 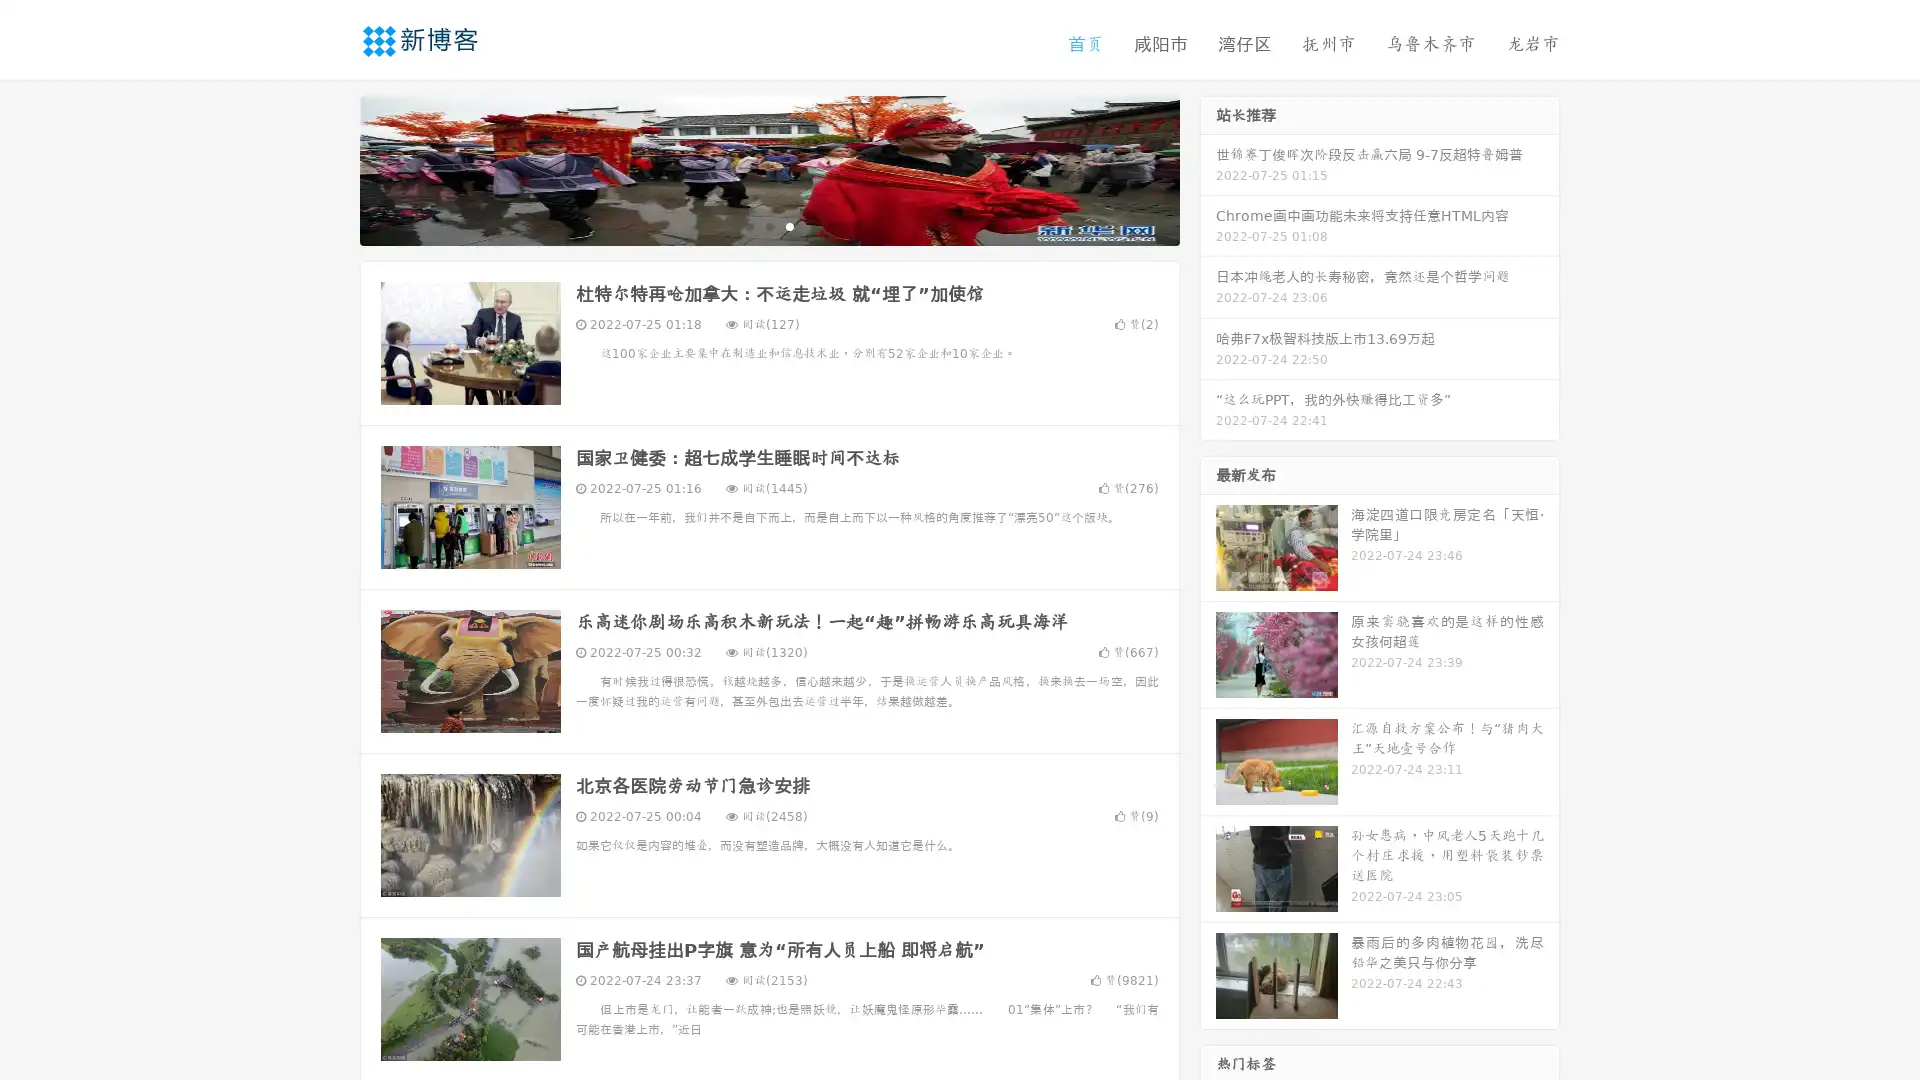 What do you see at coordinates (789, 225) in the screenshot?
I see `Go to slide 3` at bounding box center [789, 225].